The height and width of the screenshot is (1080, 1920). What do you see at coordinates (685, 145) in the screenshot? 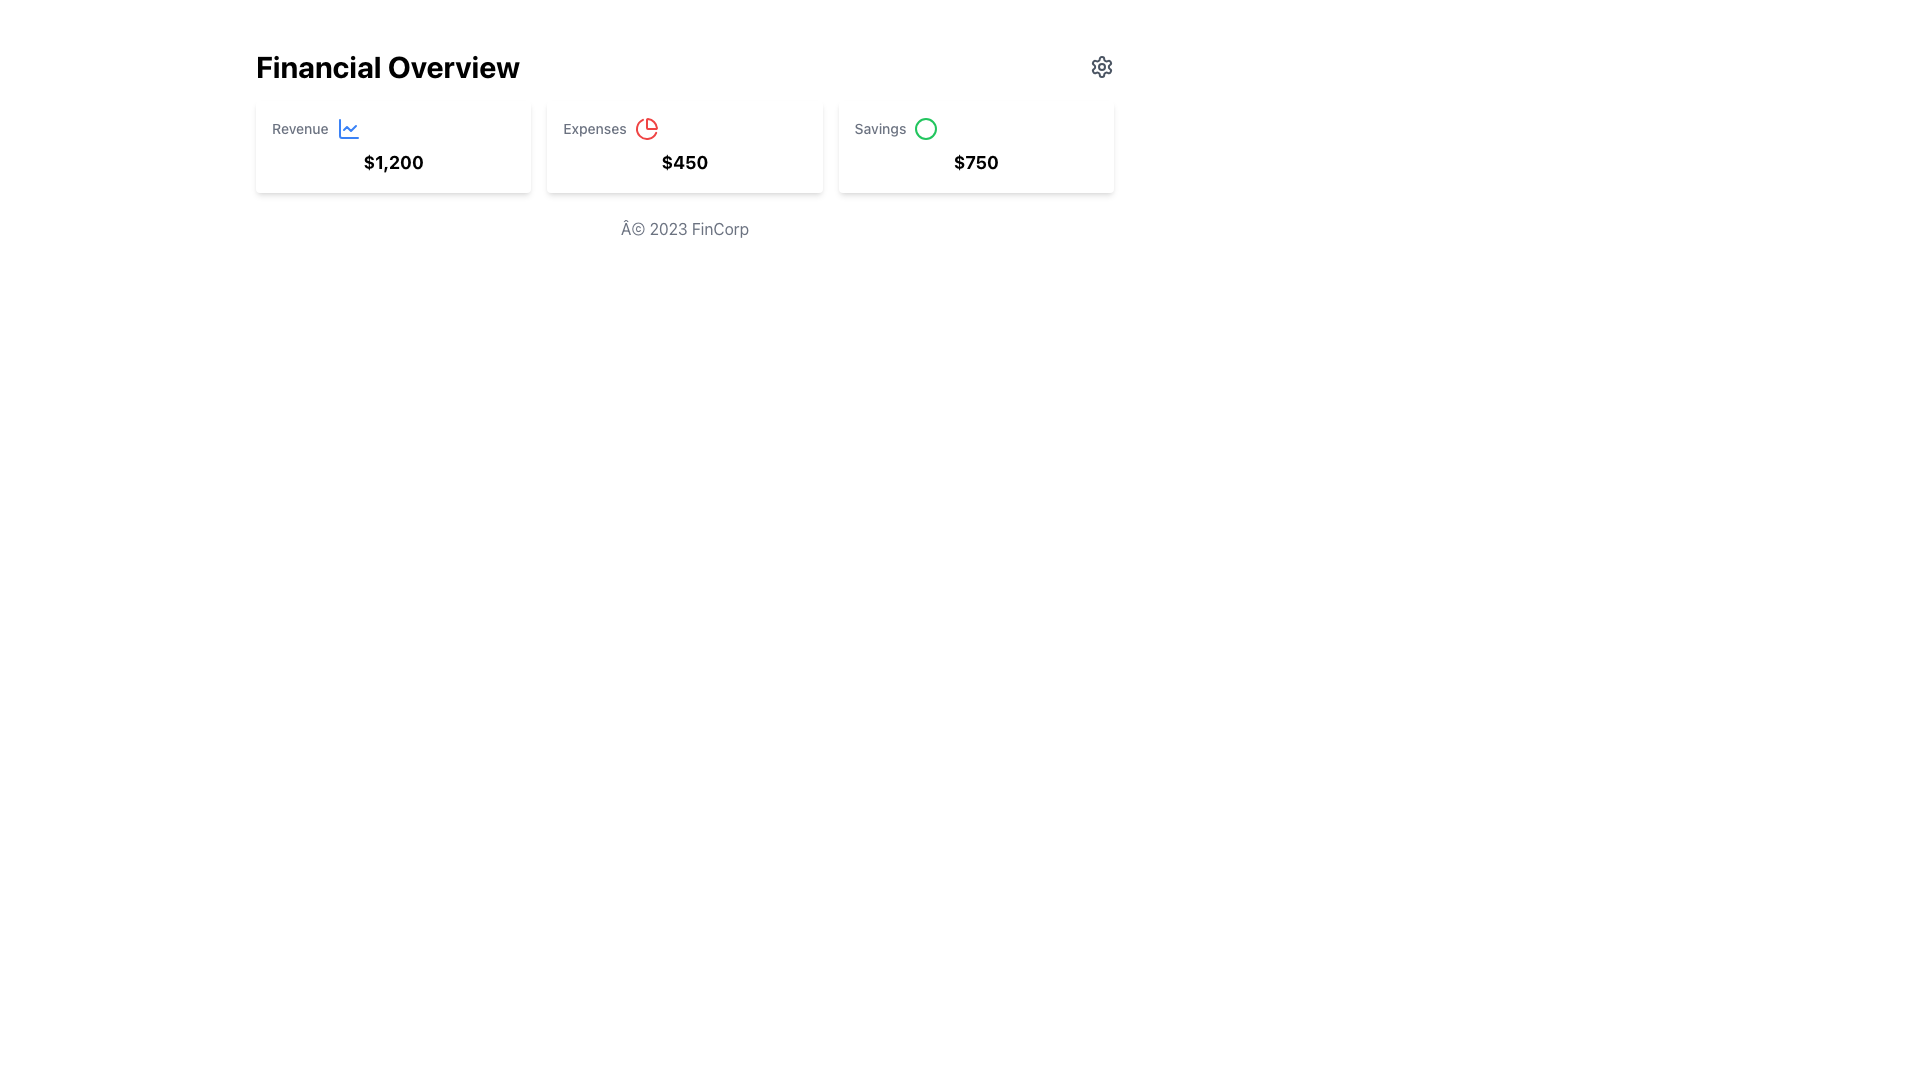
I see `the Information Card that summarizes expenses, located centrally in a 3-column grid layout, positioned between the Revenue card and the Savings card` at bounding box center [685, 145].